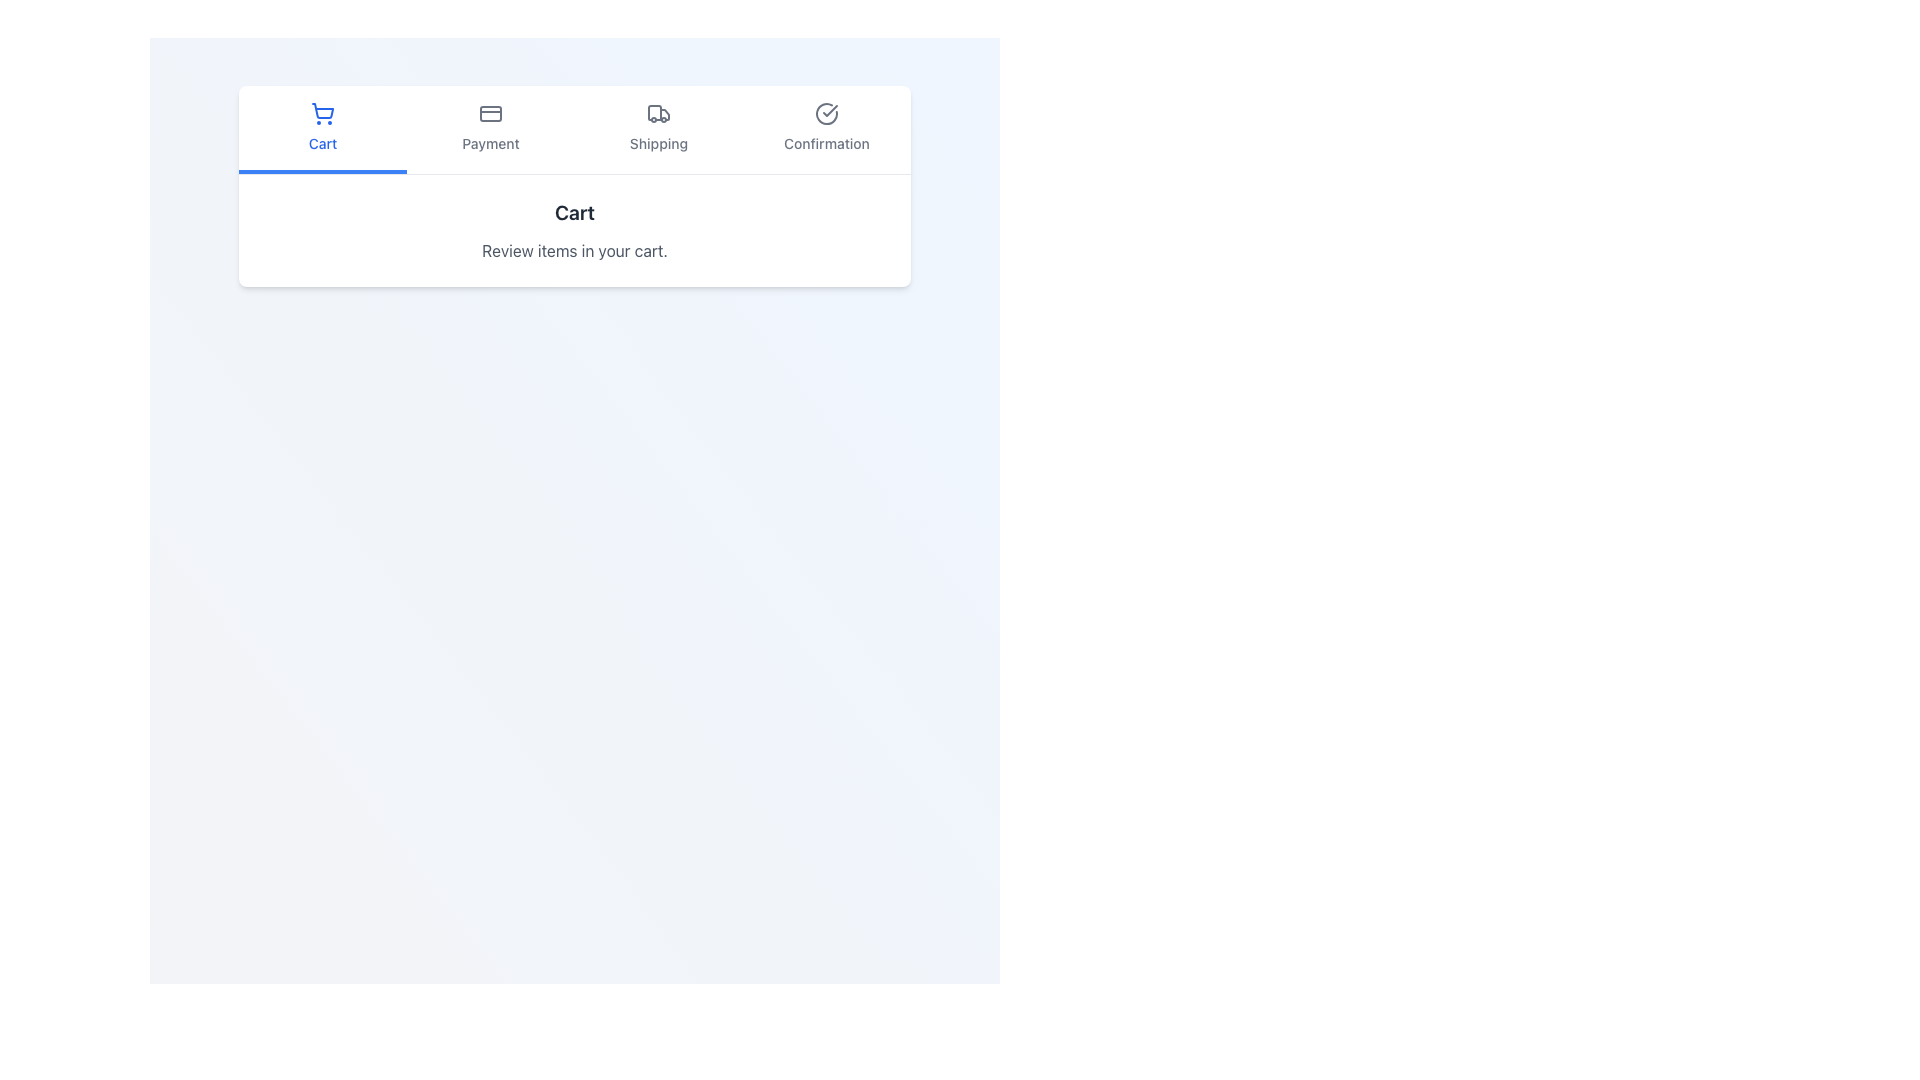  I want to click on the 'Confirmation' tab located on the right end of the navigation bar, so click(826, 130).